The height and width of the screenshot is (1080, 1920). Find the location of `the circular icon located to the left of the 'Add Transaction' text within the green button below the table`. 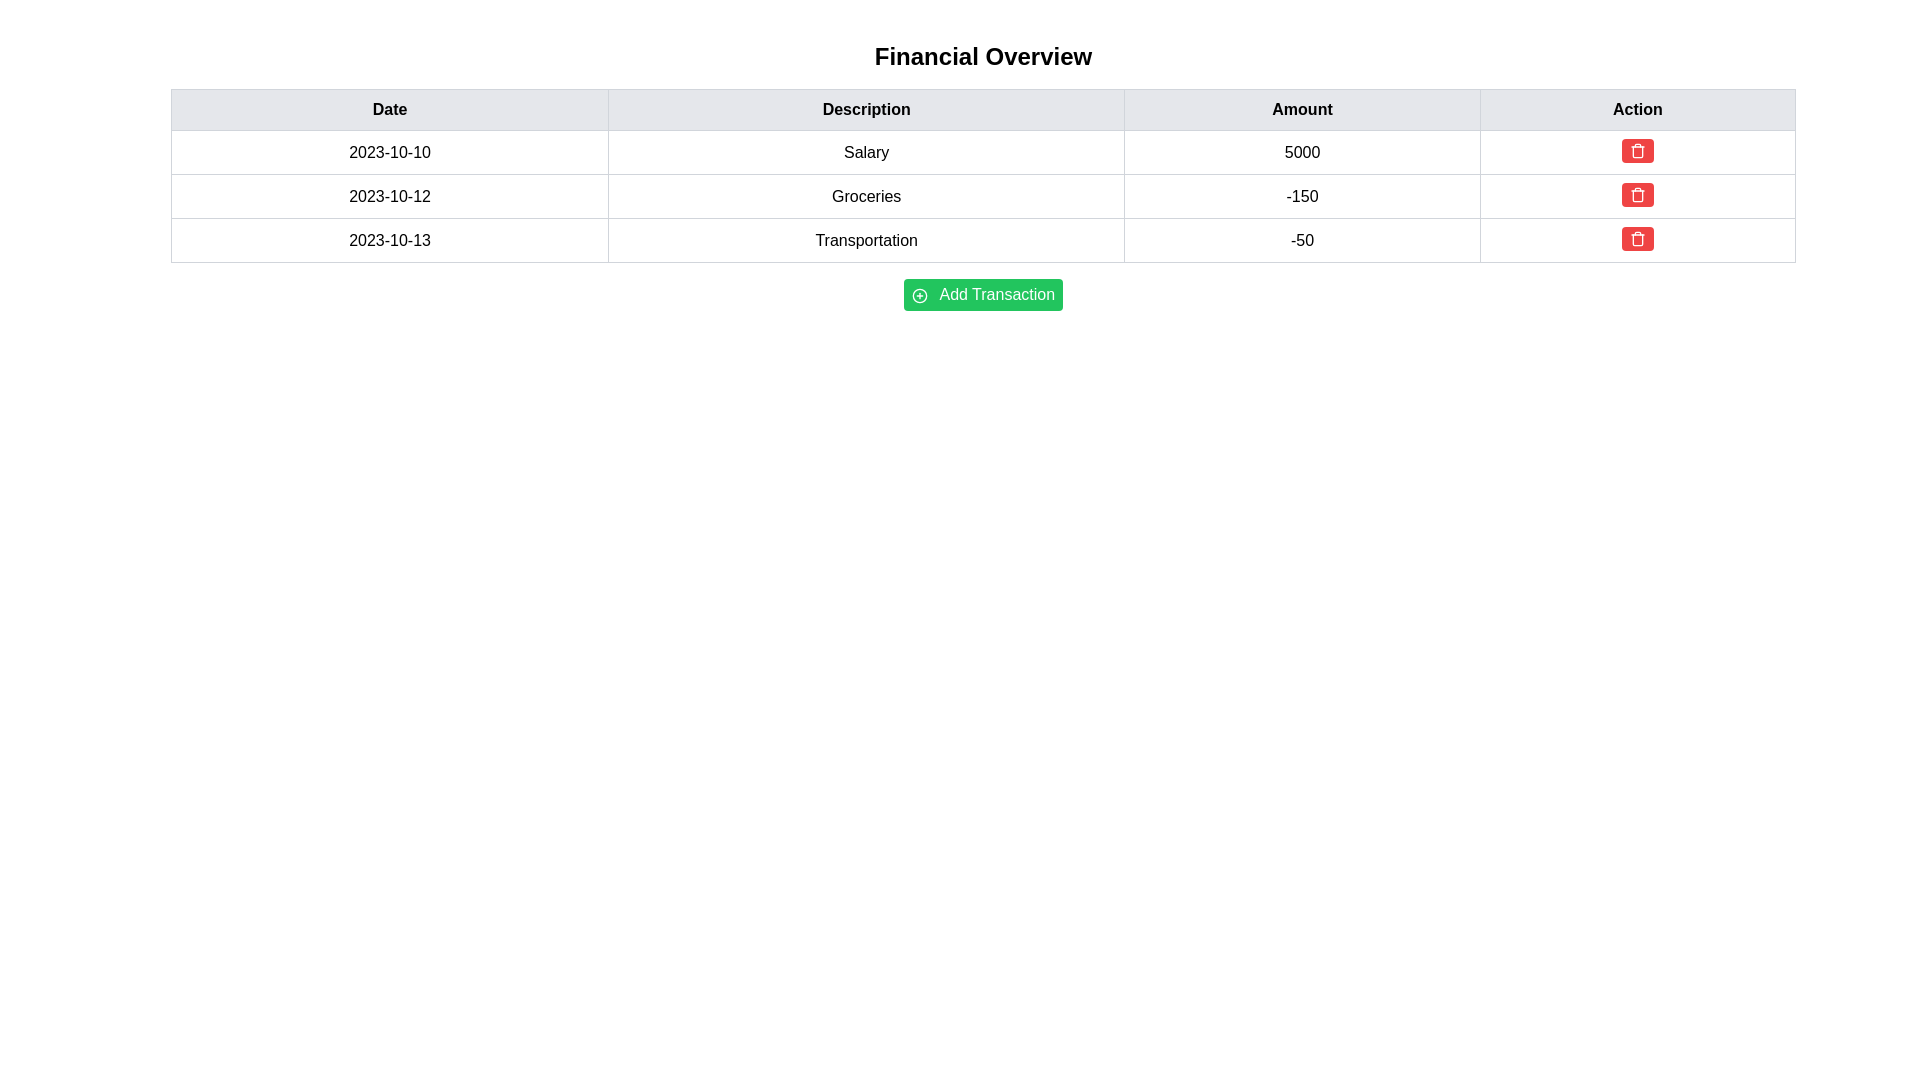

the circular icon located to the left of the 'Add Transaction' text within the green button below the table is located at coordinates (918, 295).